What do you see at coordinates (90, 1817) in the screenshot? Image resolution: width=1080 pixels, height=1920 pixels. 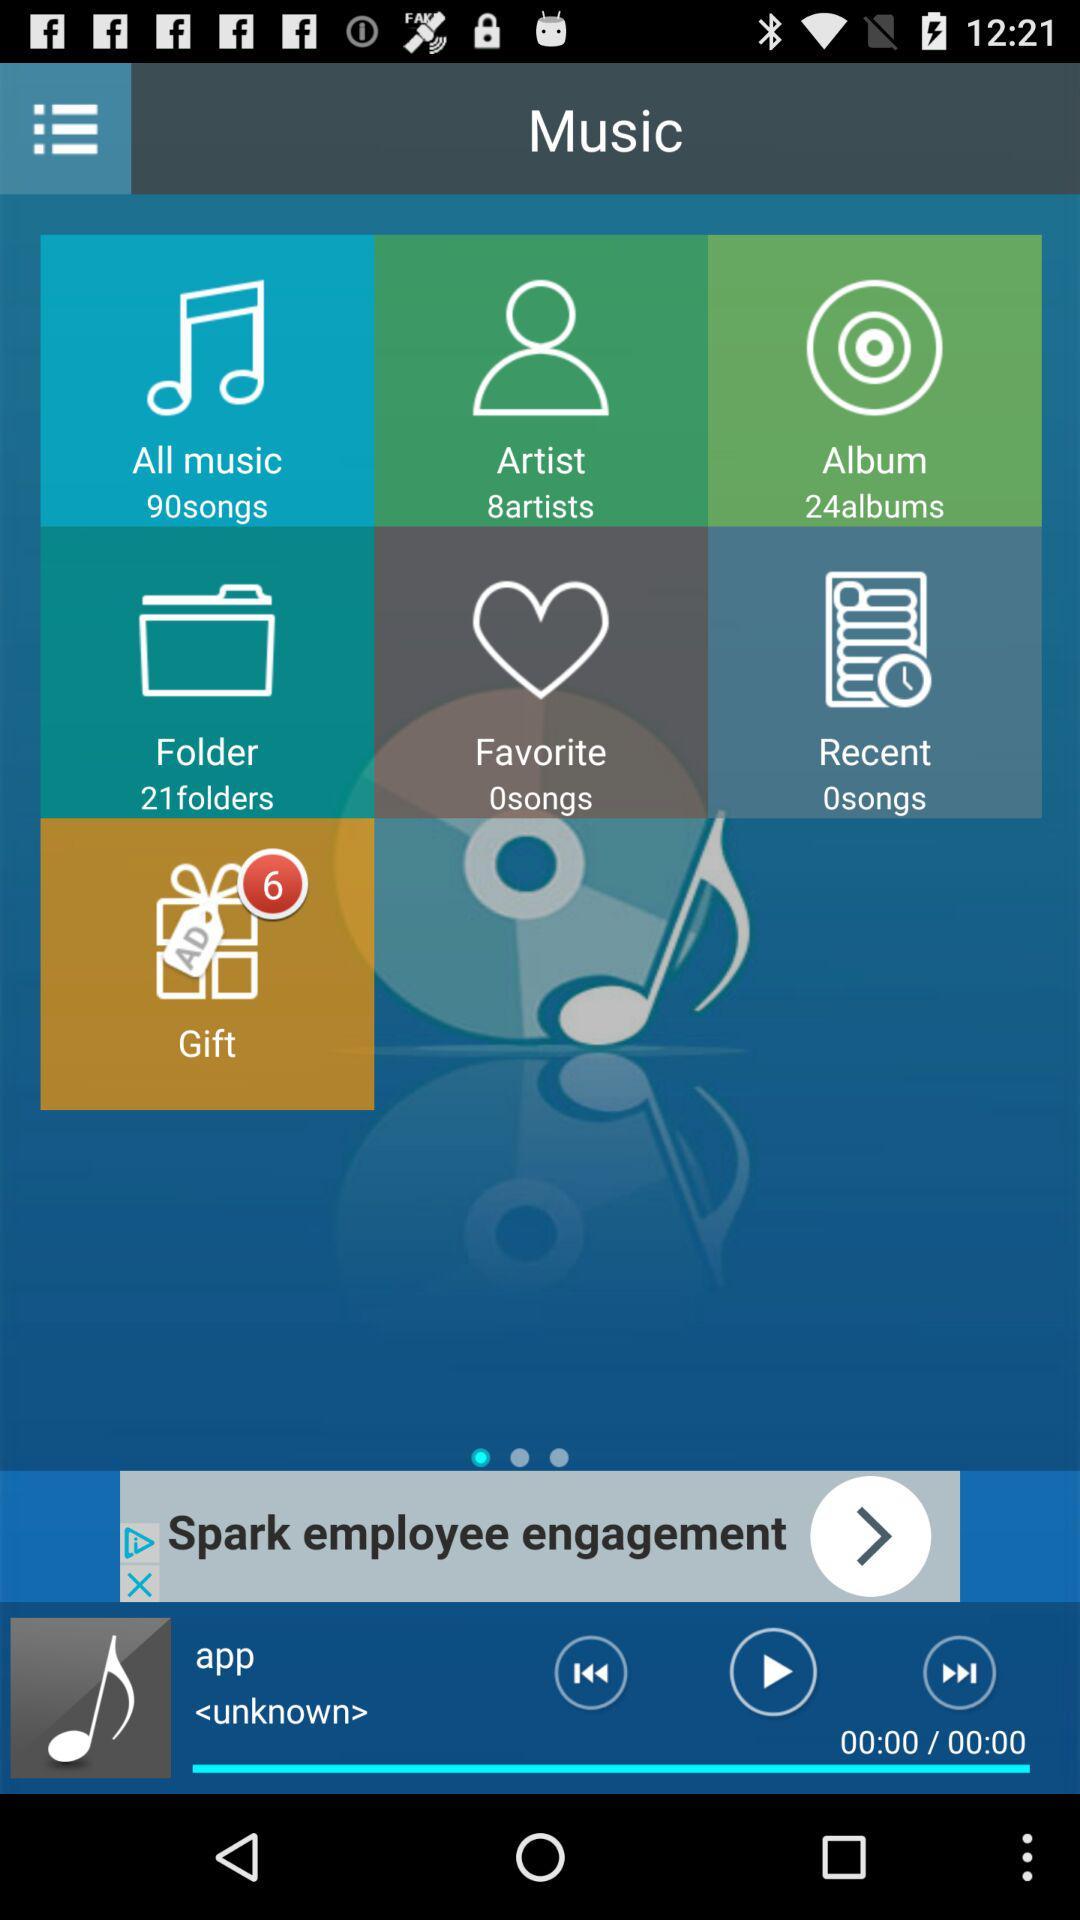 I see `the music icon` at bounding box center [90, 1817].